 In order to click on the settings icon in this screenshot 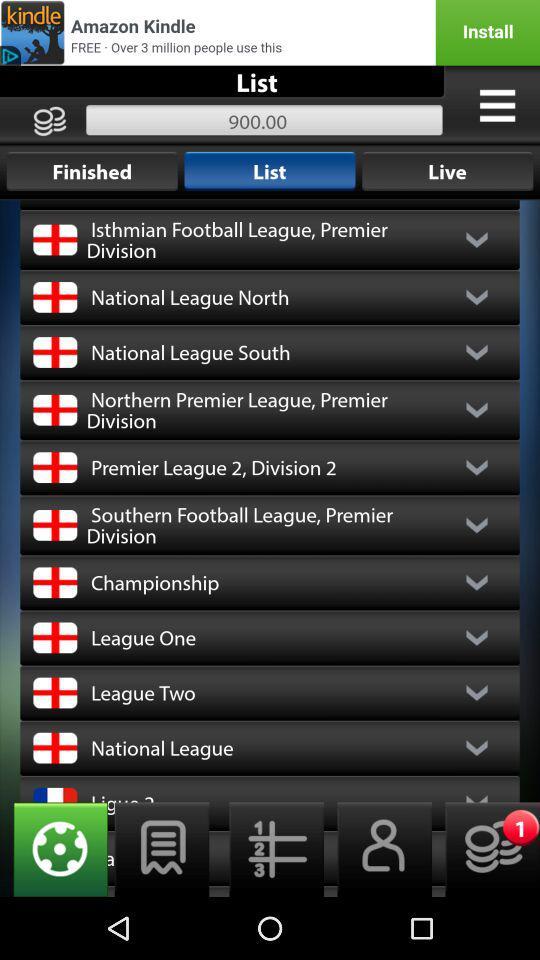, I will do `click(54, 909)`.